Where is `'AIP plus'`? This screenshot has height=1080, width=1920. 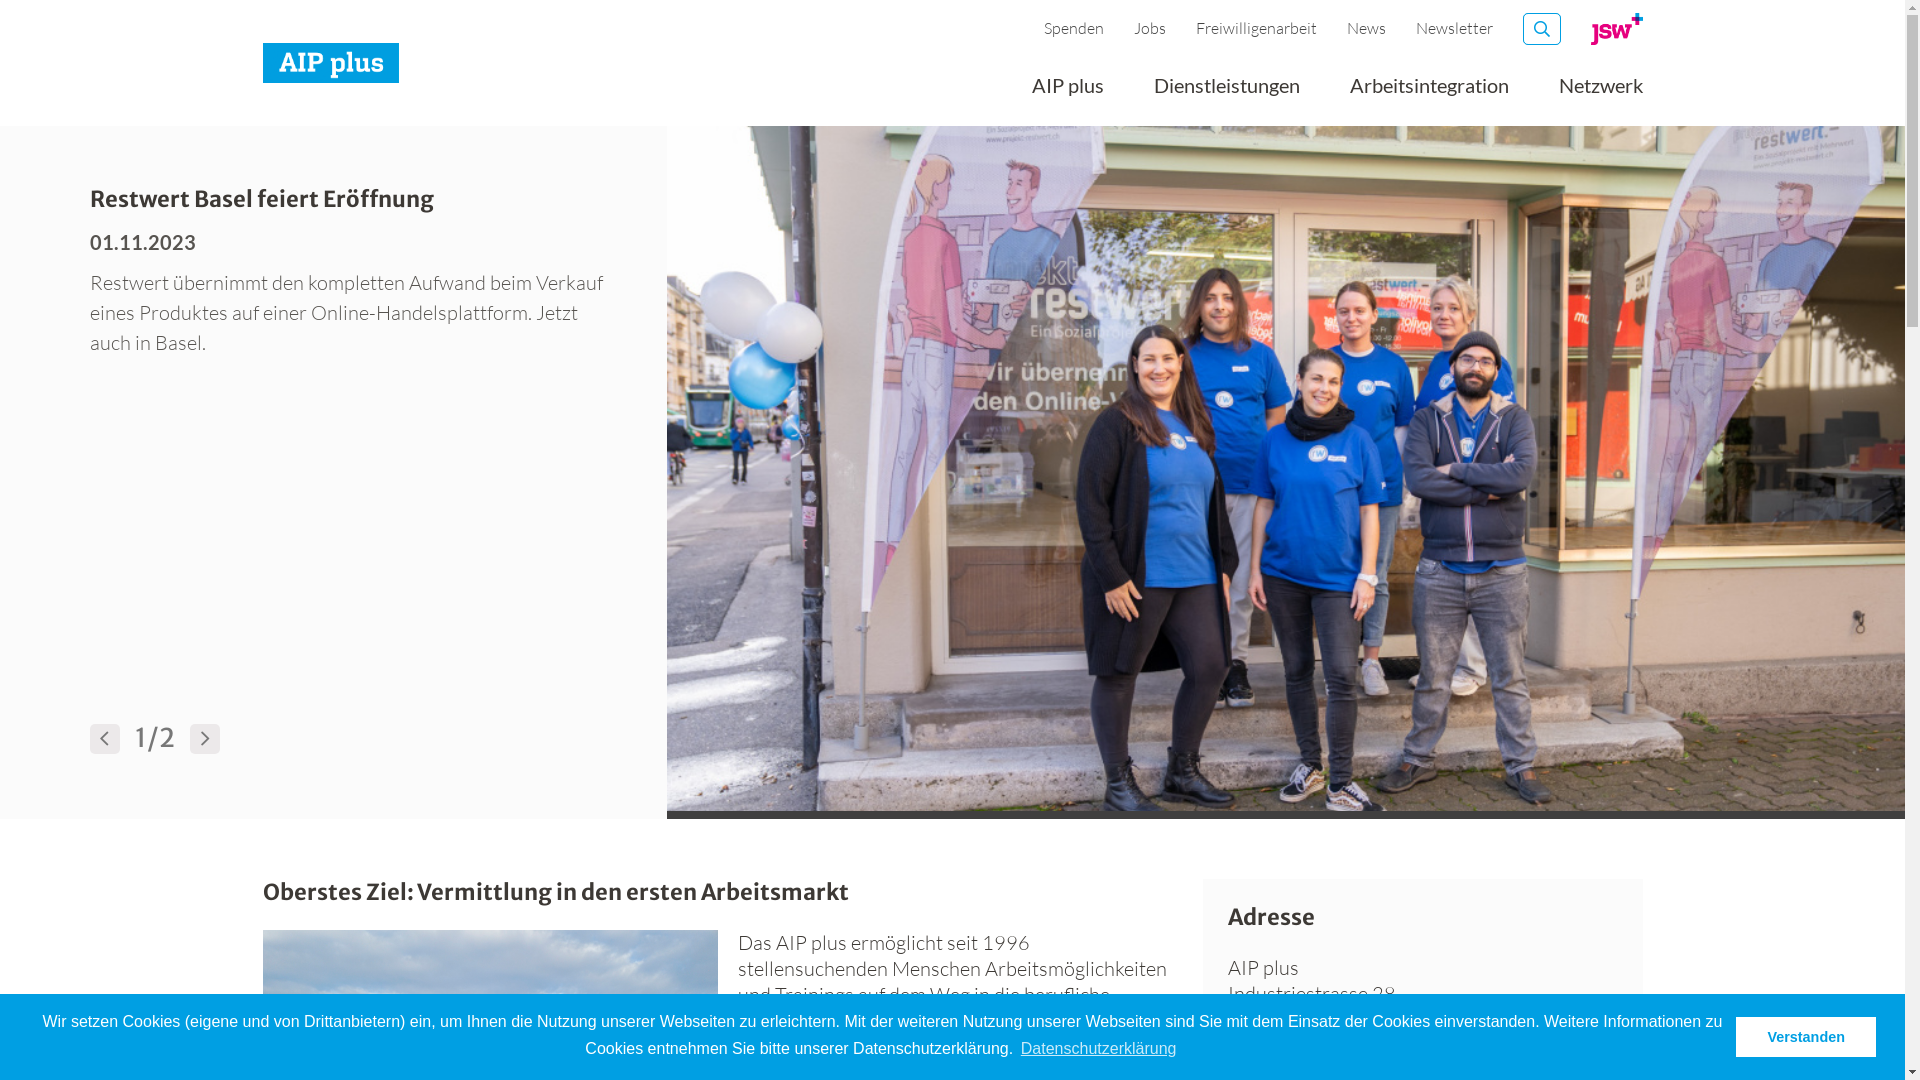 'AIP plus' is located at coordinates (1066, 92).